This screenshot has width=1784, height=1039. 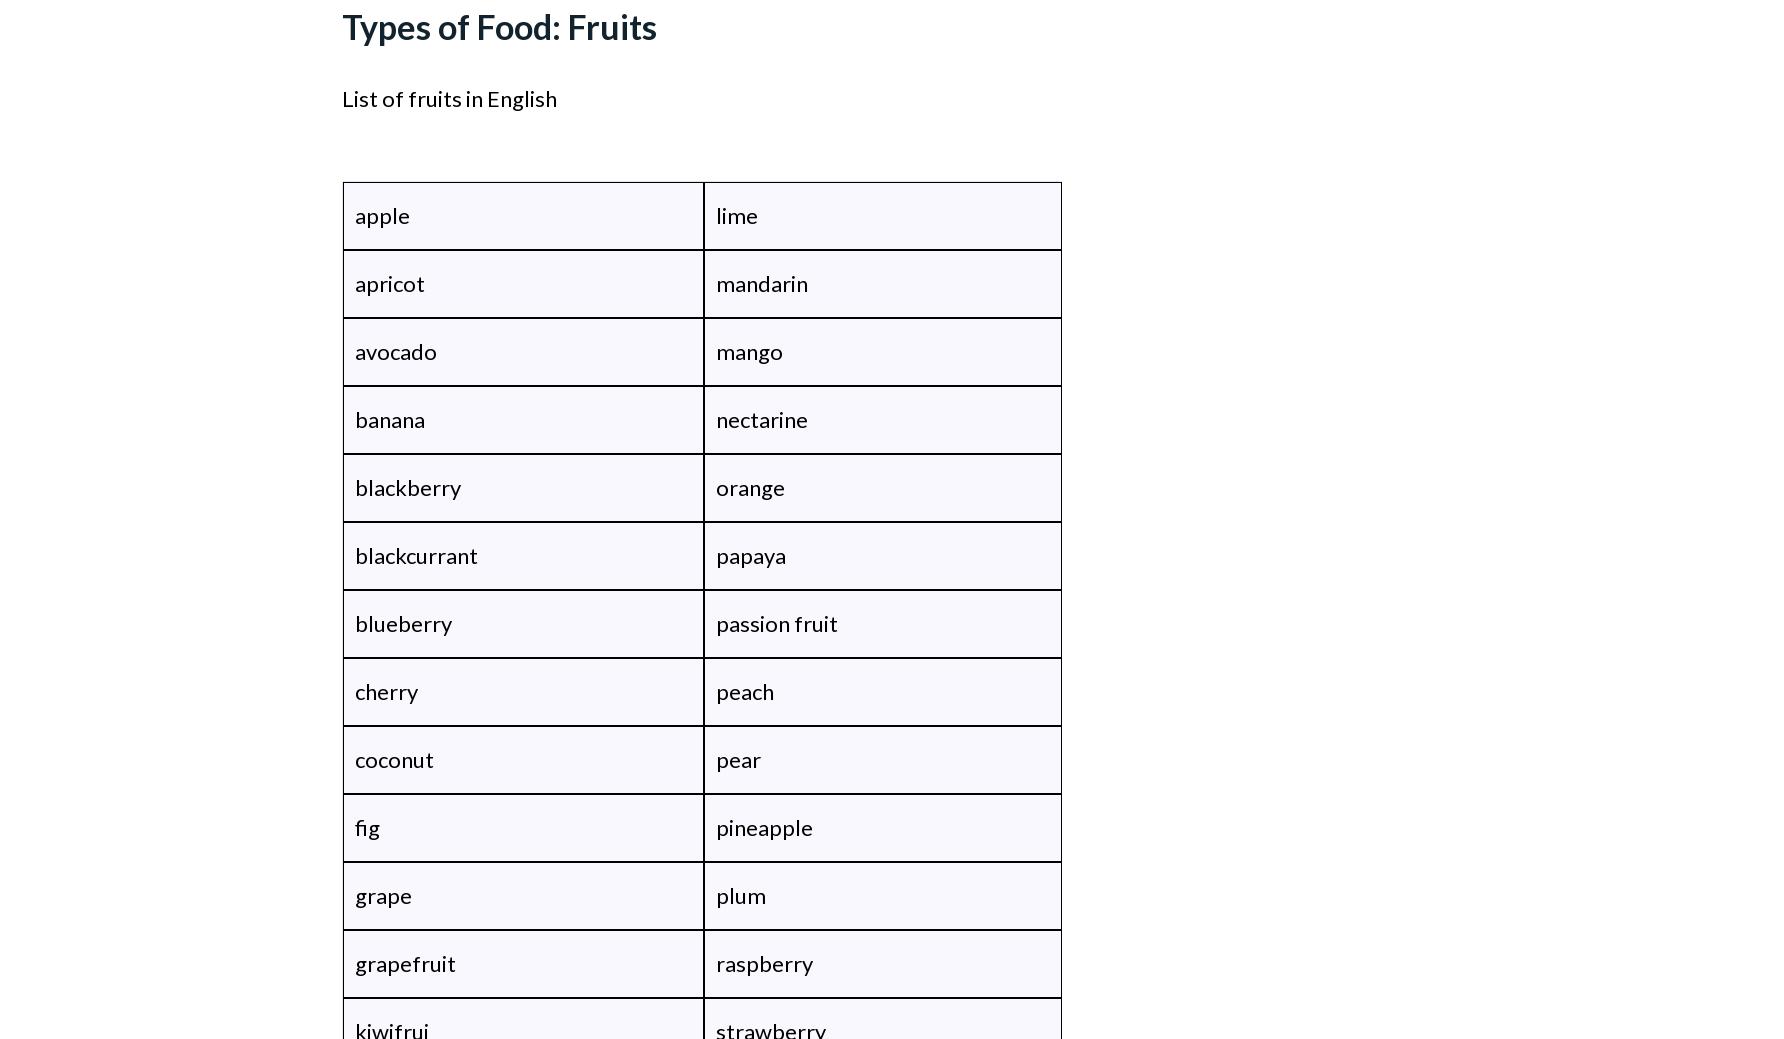 I want to click on 'apricot', so click(x=388, y=283).